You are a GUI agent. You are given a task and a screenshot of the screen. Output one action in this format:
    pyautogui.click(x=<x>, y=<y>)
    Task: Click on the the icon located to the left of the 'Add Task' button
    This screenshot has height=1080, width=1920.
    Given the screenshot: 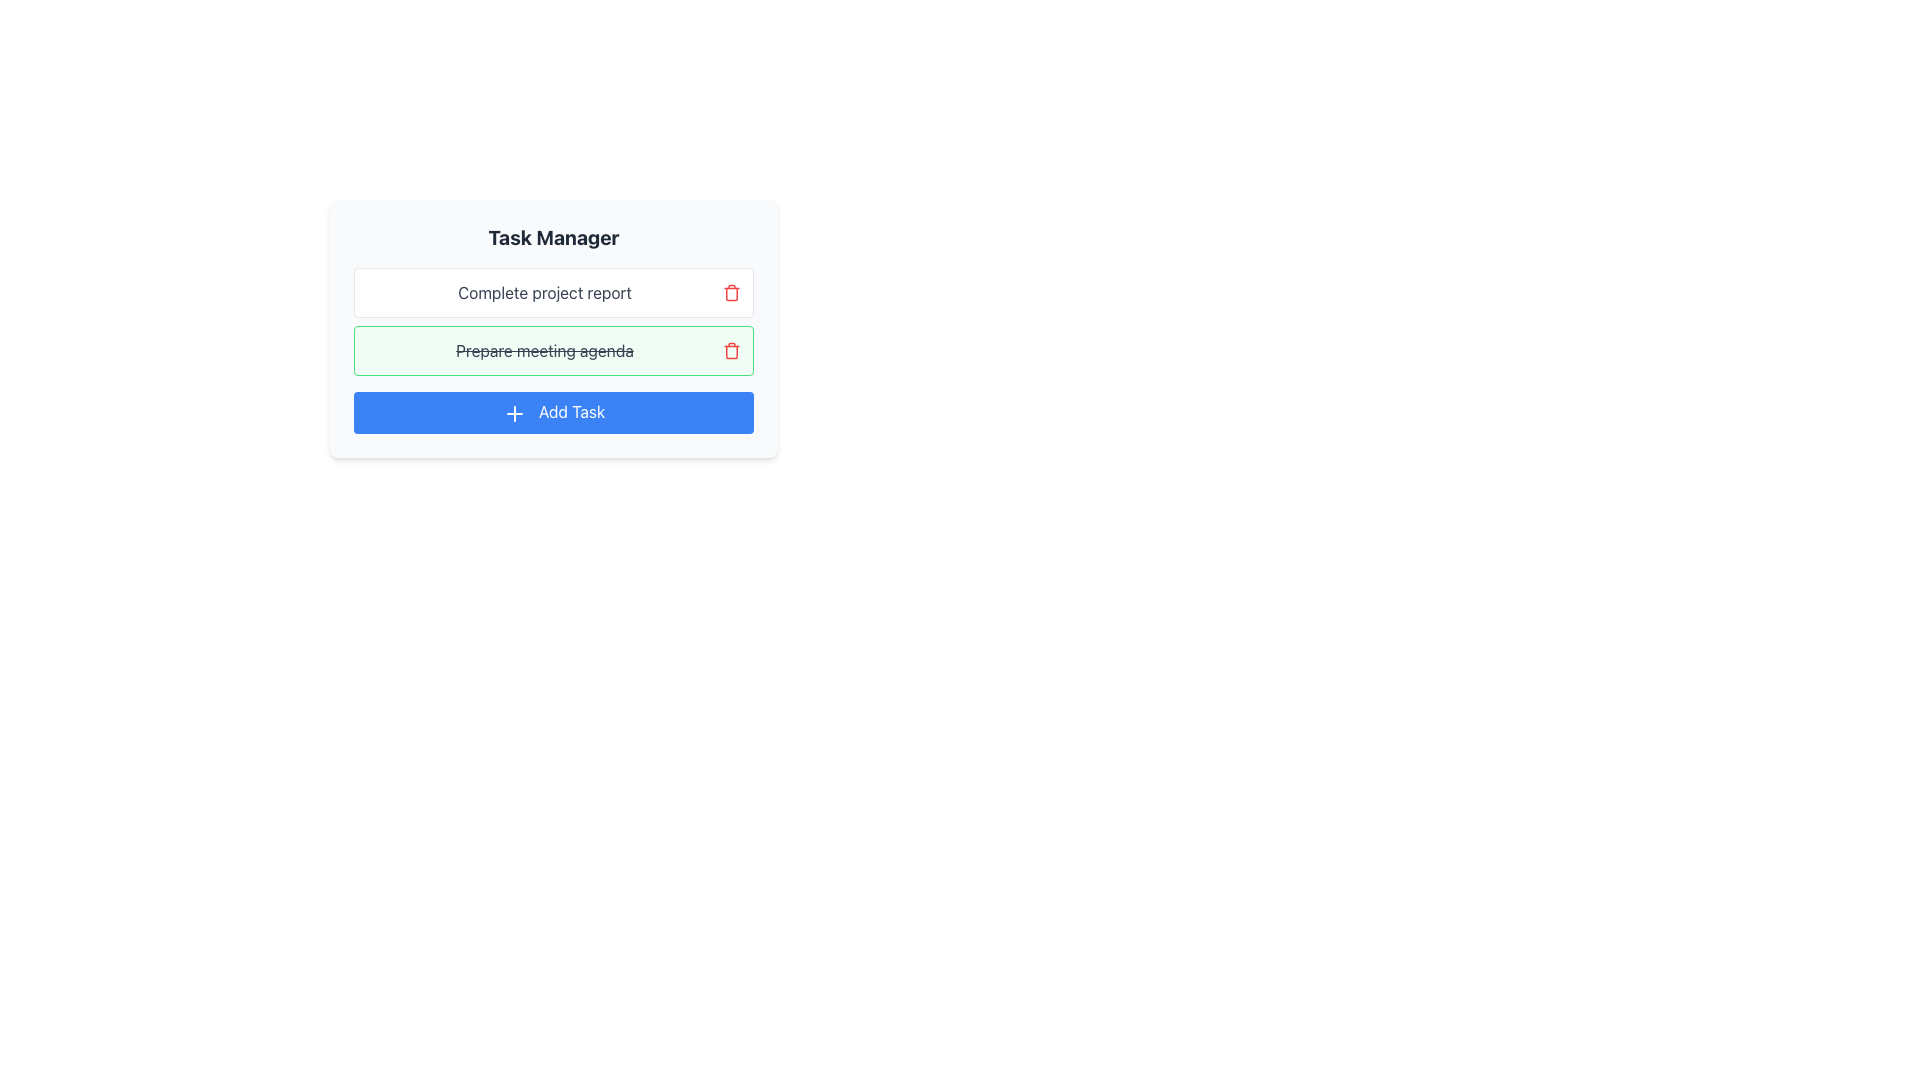 What is the action you would take?
    pyautogui.click(x=514, y=412)
    